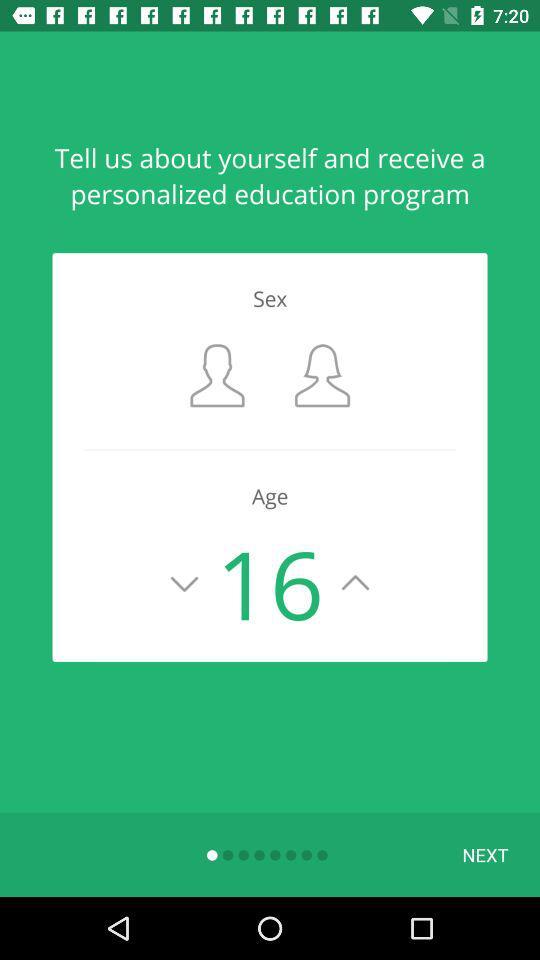  What do you see at coordinates (216, 374) in the screenshot?
I see `the icon below sex` at bounding box center [216, 374].